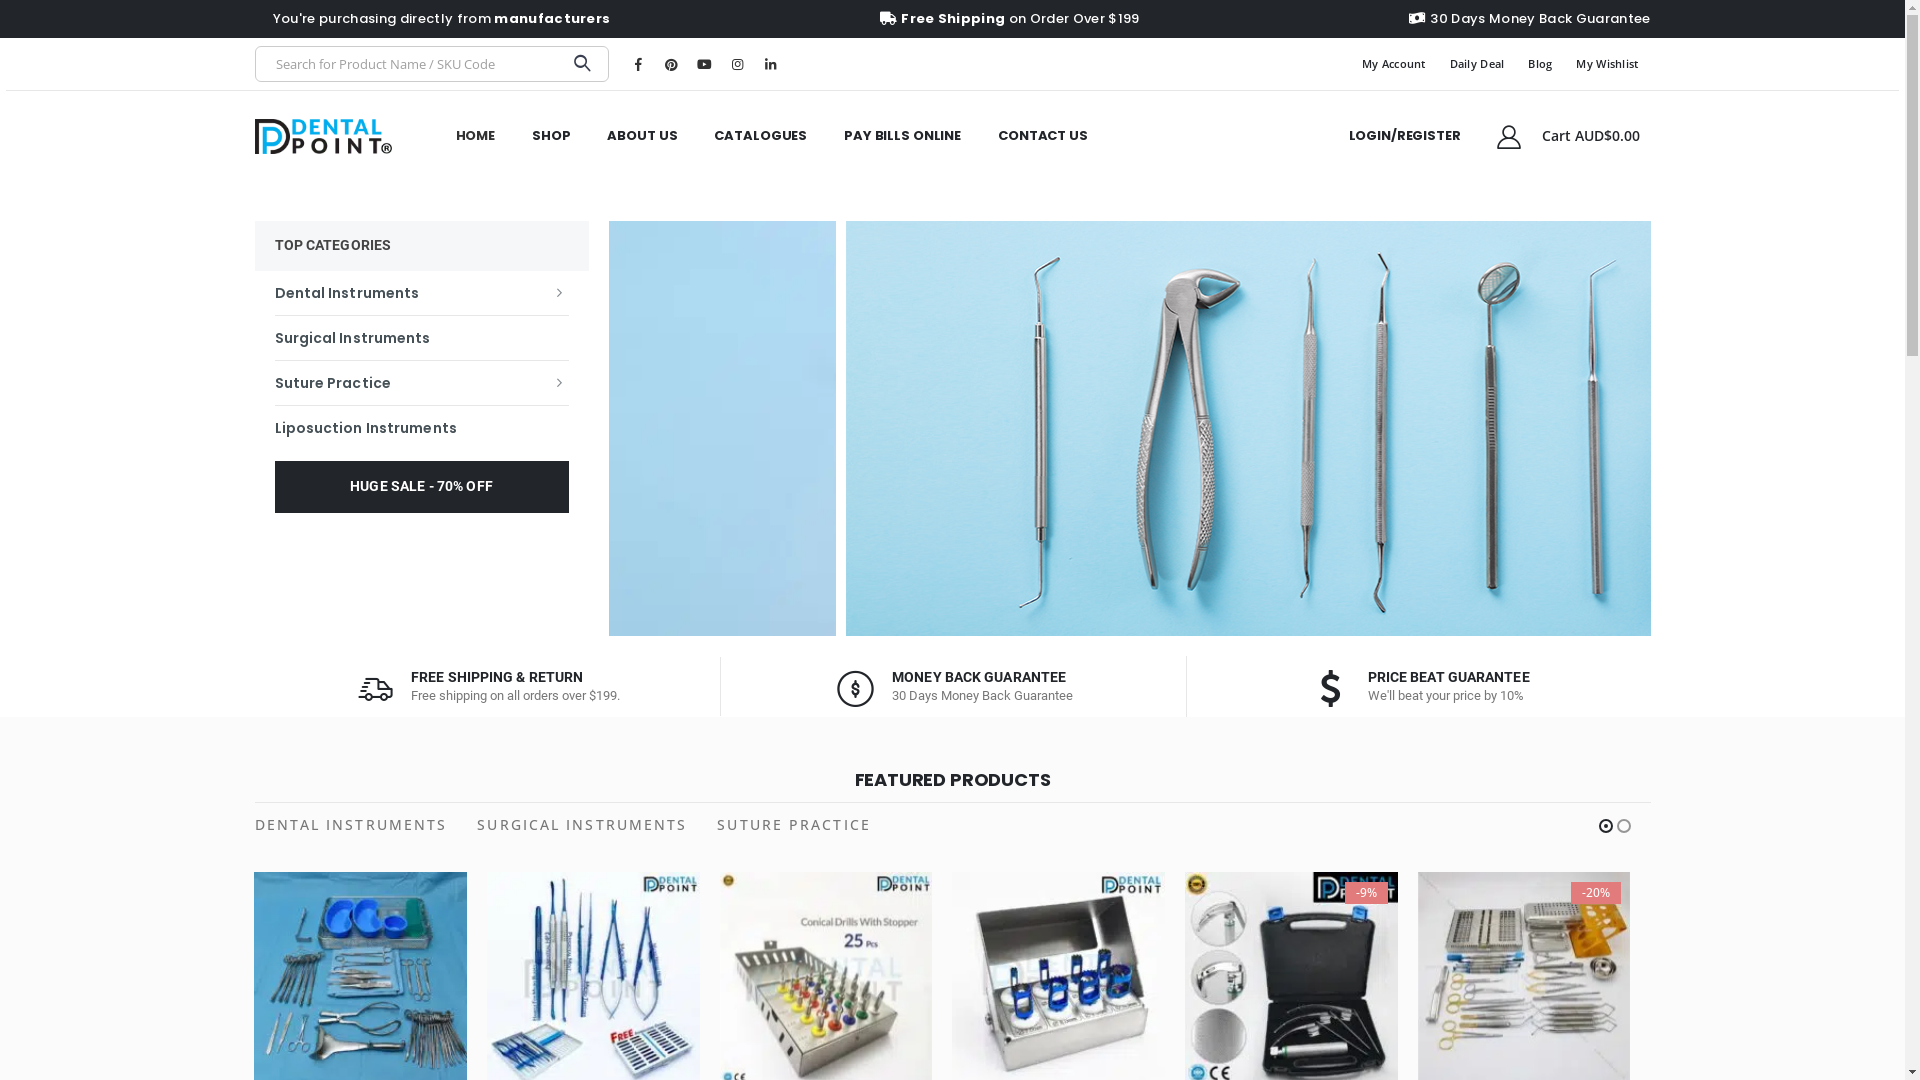 The height and width of the screenshot is (1080, 1920). Describe the element at coordinates (1477, 63) in the screenshot. I see `'Daily Deal'` at that location.